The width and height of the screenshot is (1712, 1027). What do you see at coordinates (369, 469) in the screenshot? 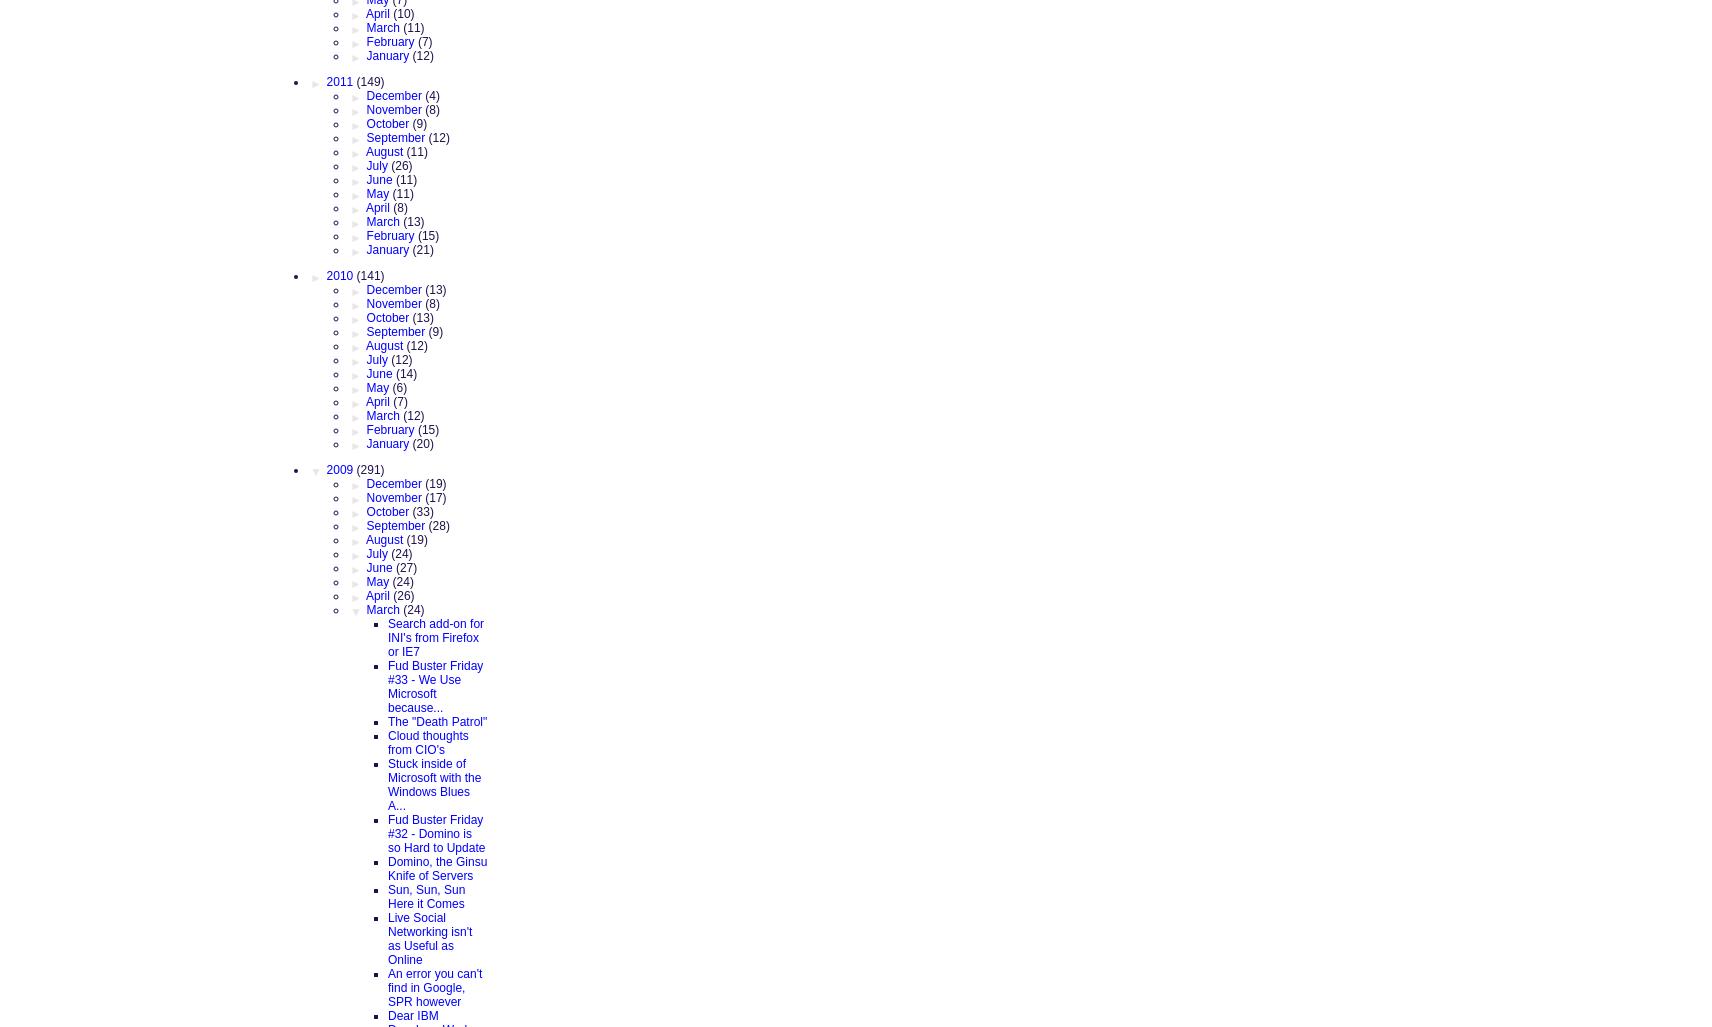
I see `'(291)'` at bounding box center [369, 469].